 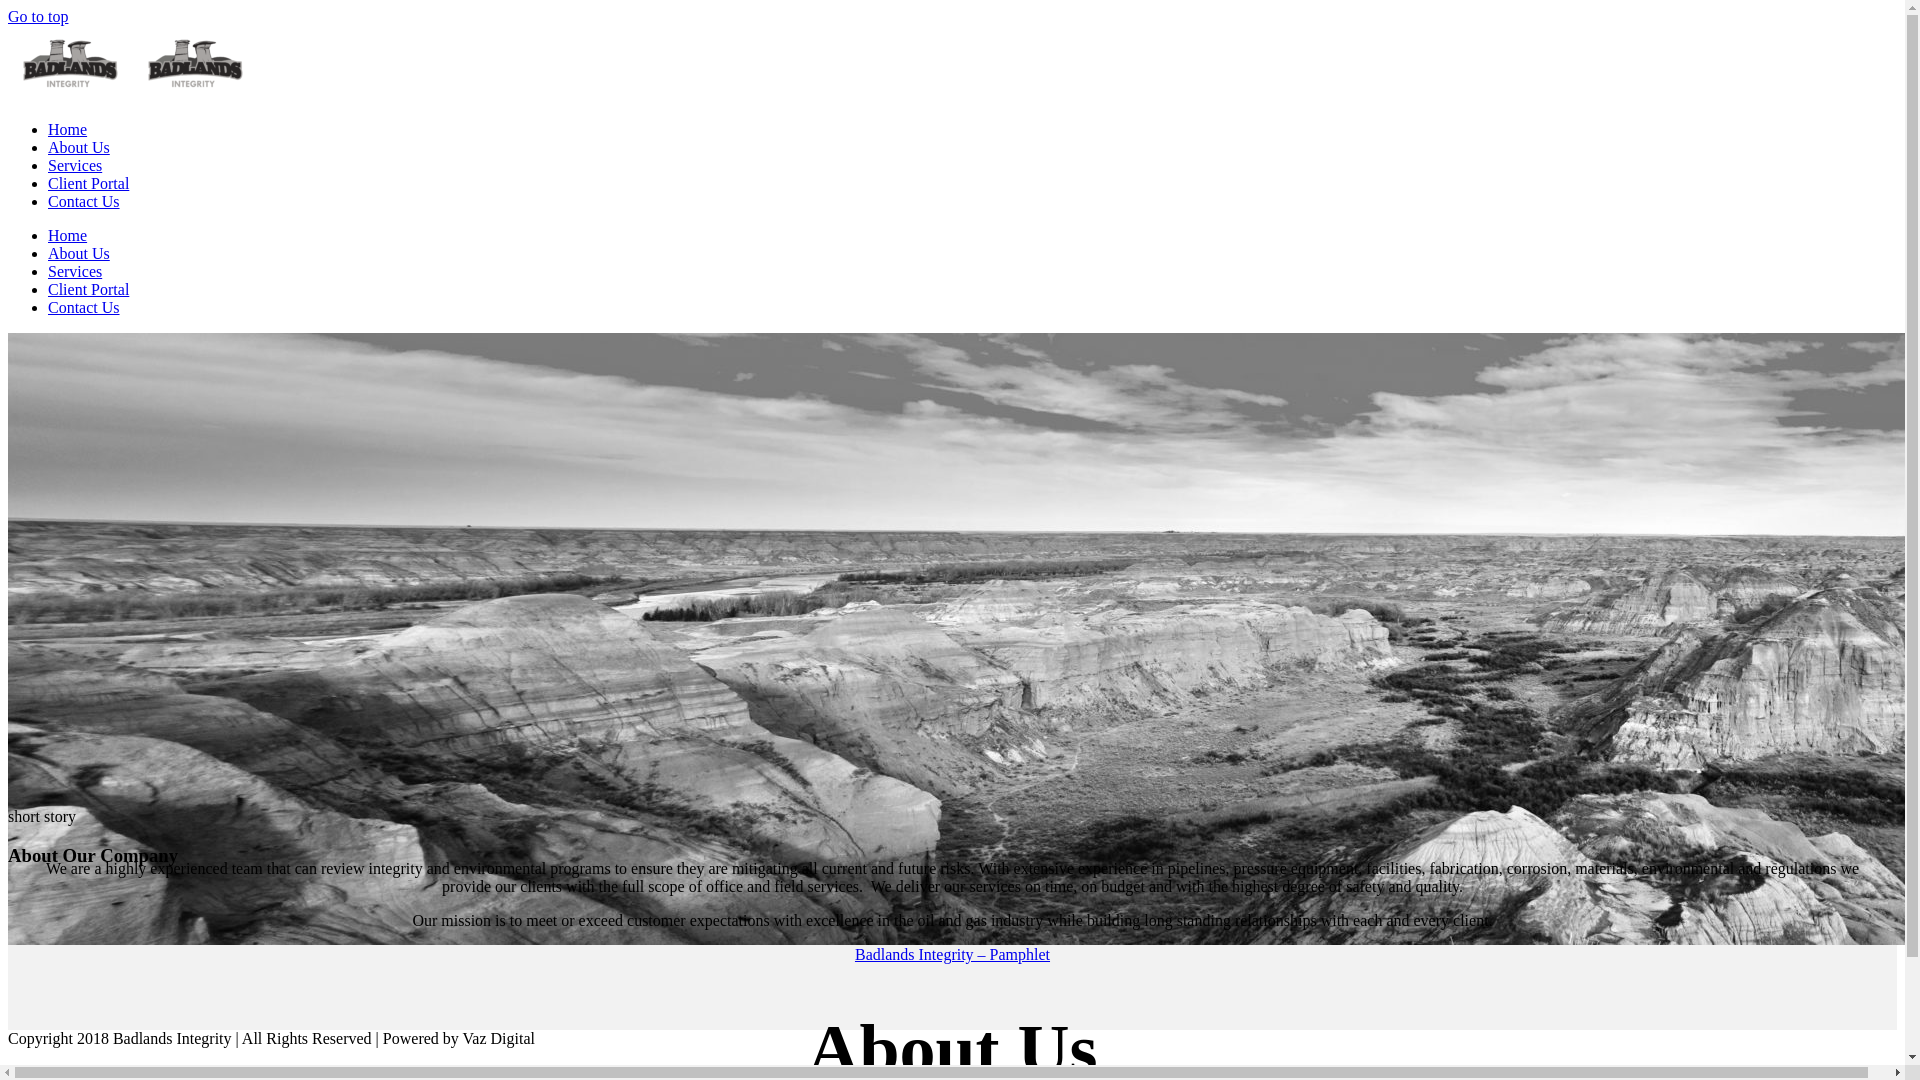 What do you see at coordinates (75, 271) in the screenshot?
I see `'Services'` at bounding box center [75, 271].